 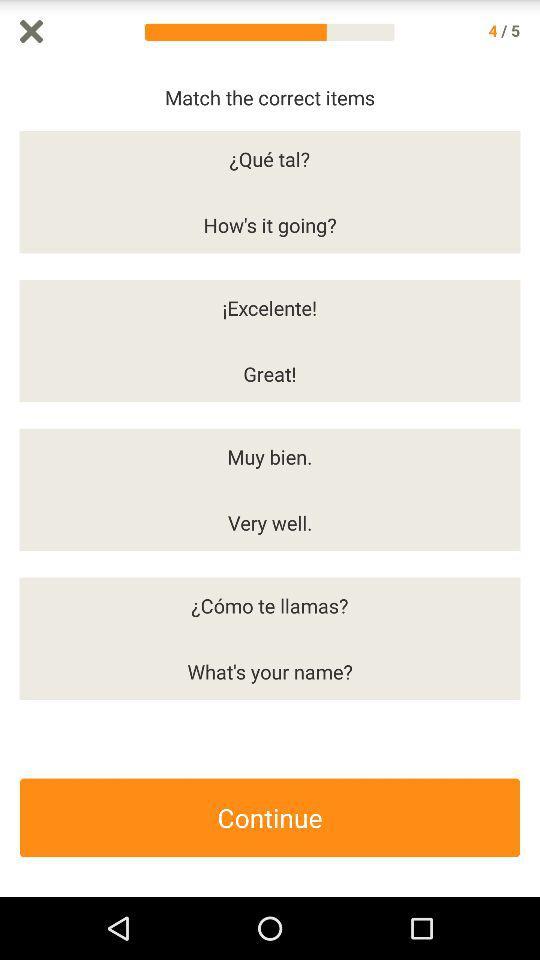 What do you see at coordinates (30, 30) in the screenshot?
I see `icon at the top left corner` at bounding box center [30, 30].